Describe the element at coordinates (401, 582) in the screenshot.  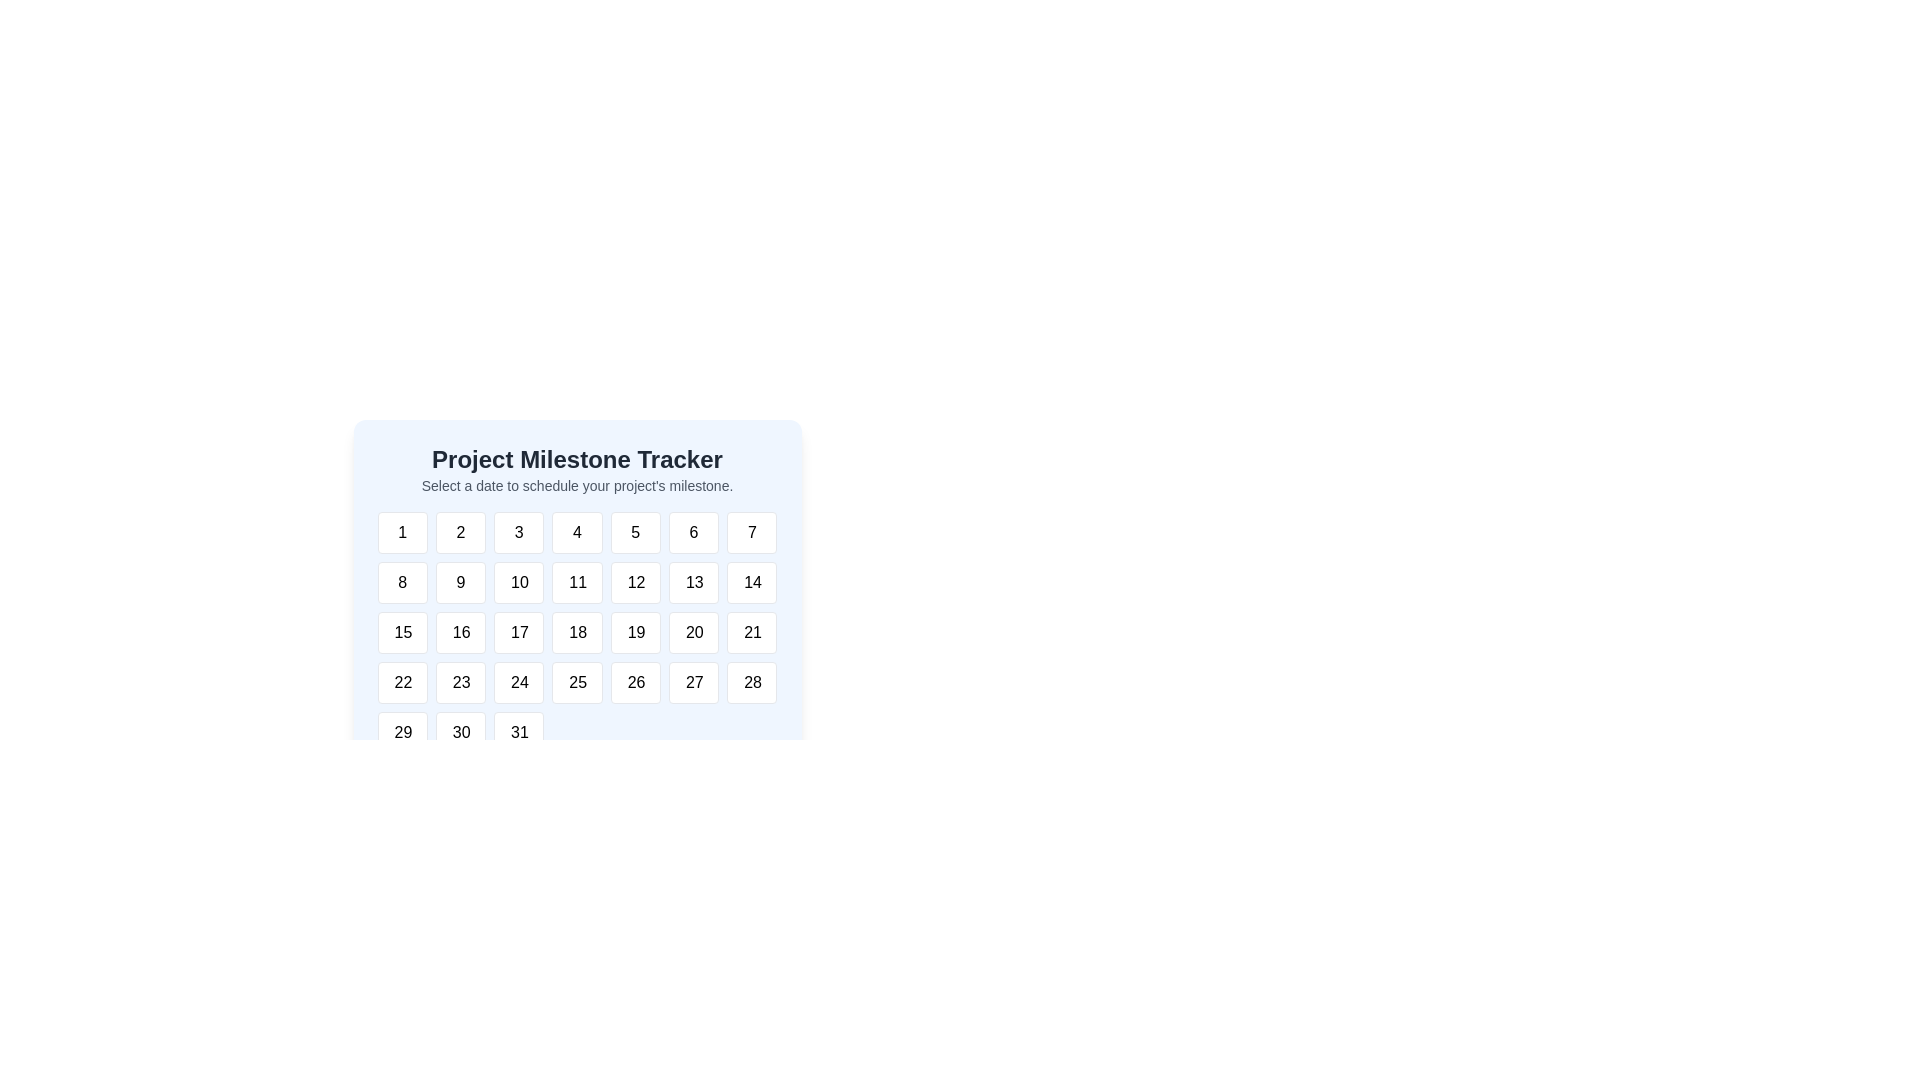
I see `the date selection button for '8' in the Project Milestone Tracker interface` at that location.